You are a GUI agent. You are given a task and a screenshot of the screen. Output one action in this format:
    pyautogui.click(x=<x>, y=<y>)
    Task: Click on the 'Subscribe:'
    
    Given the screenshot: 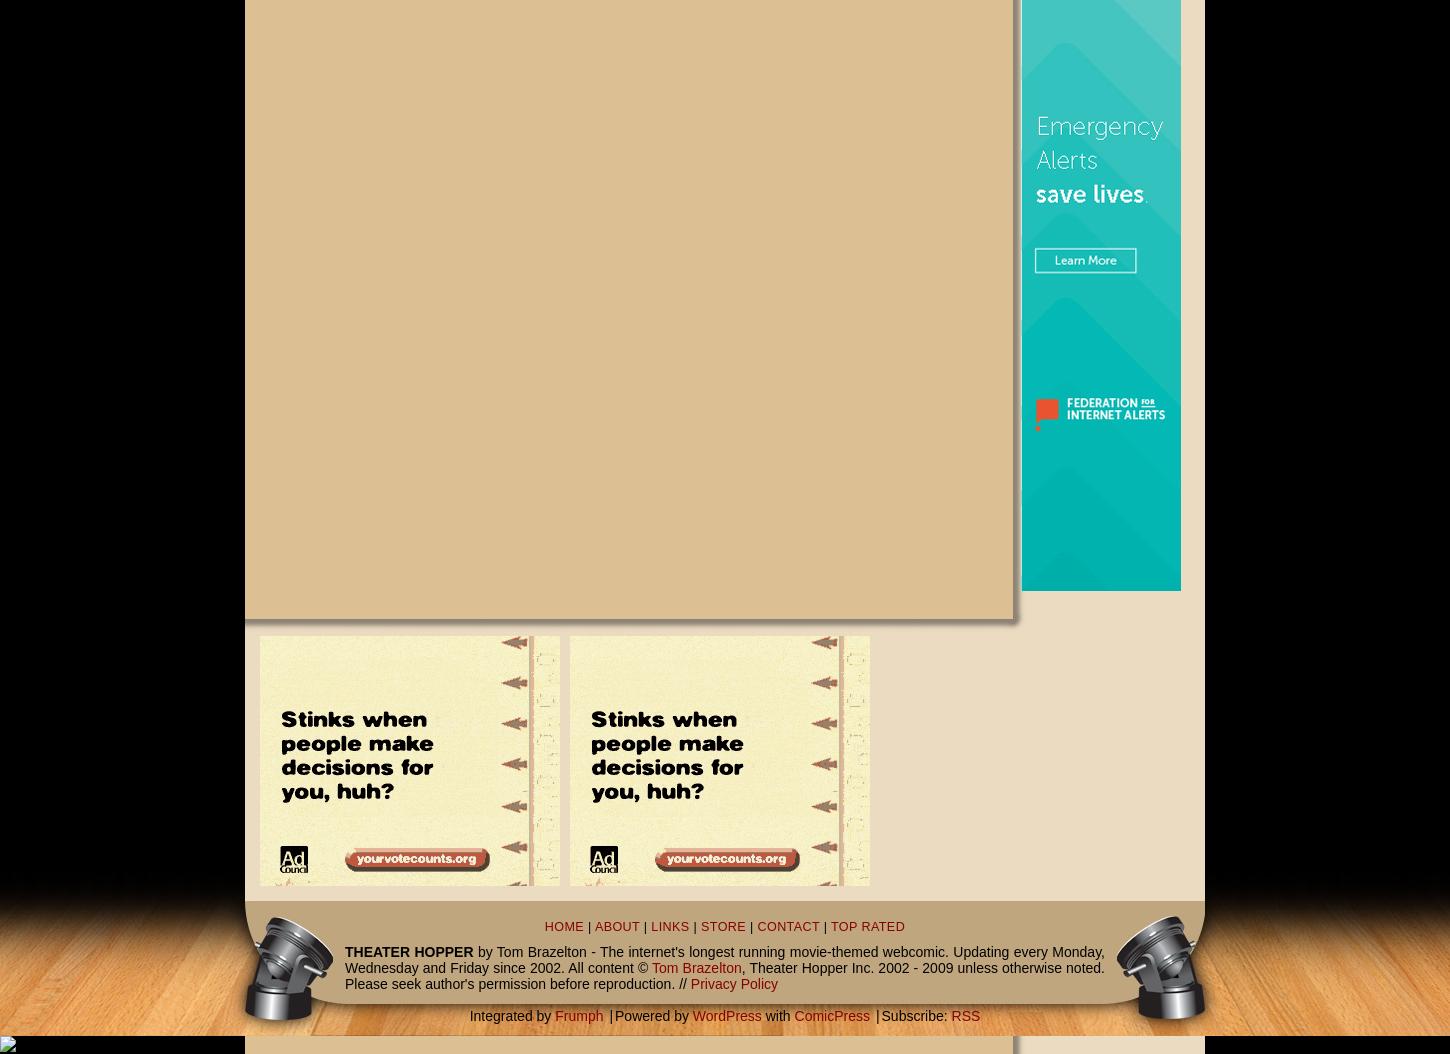 What is the action you would take?
    pyautogui.click(x=914, y=1014)
    